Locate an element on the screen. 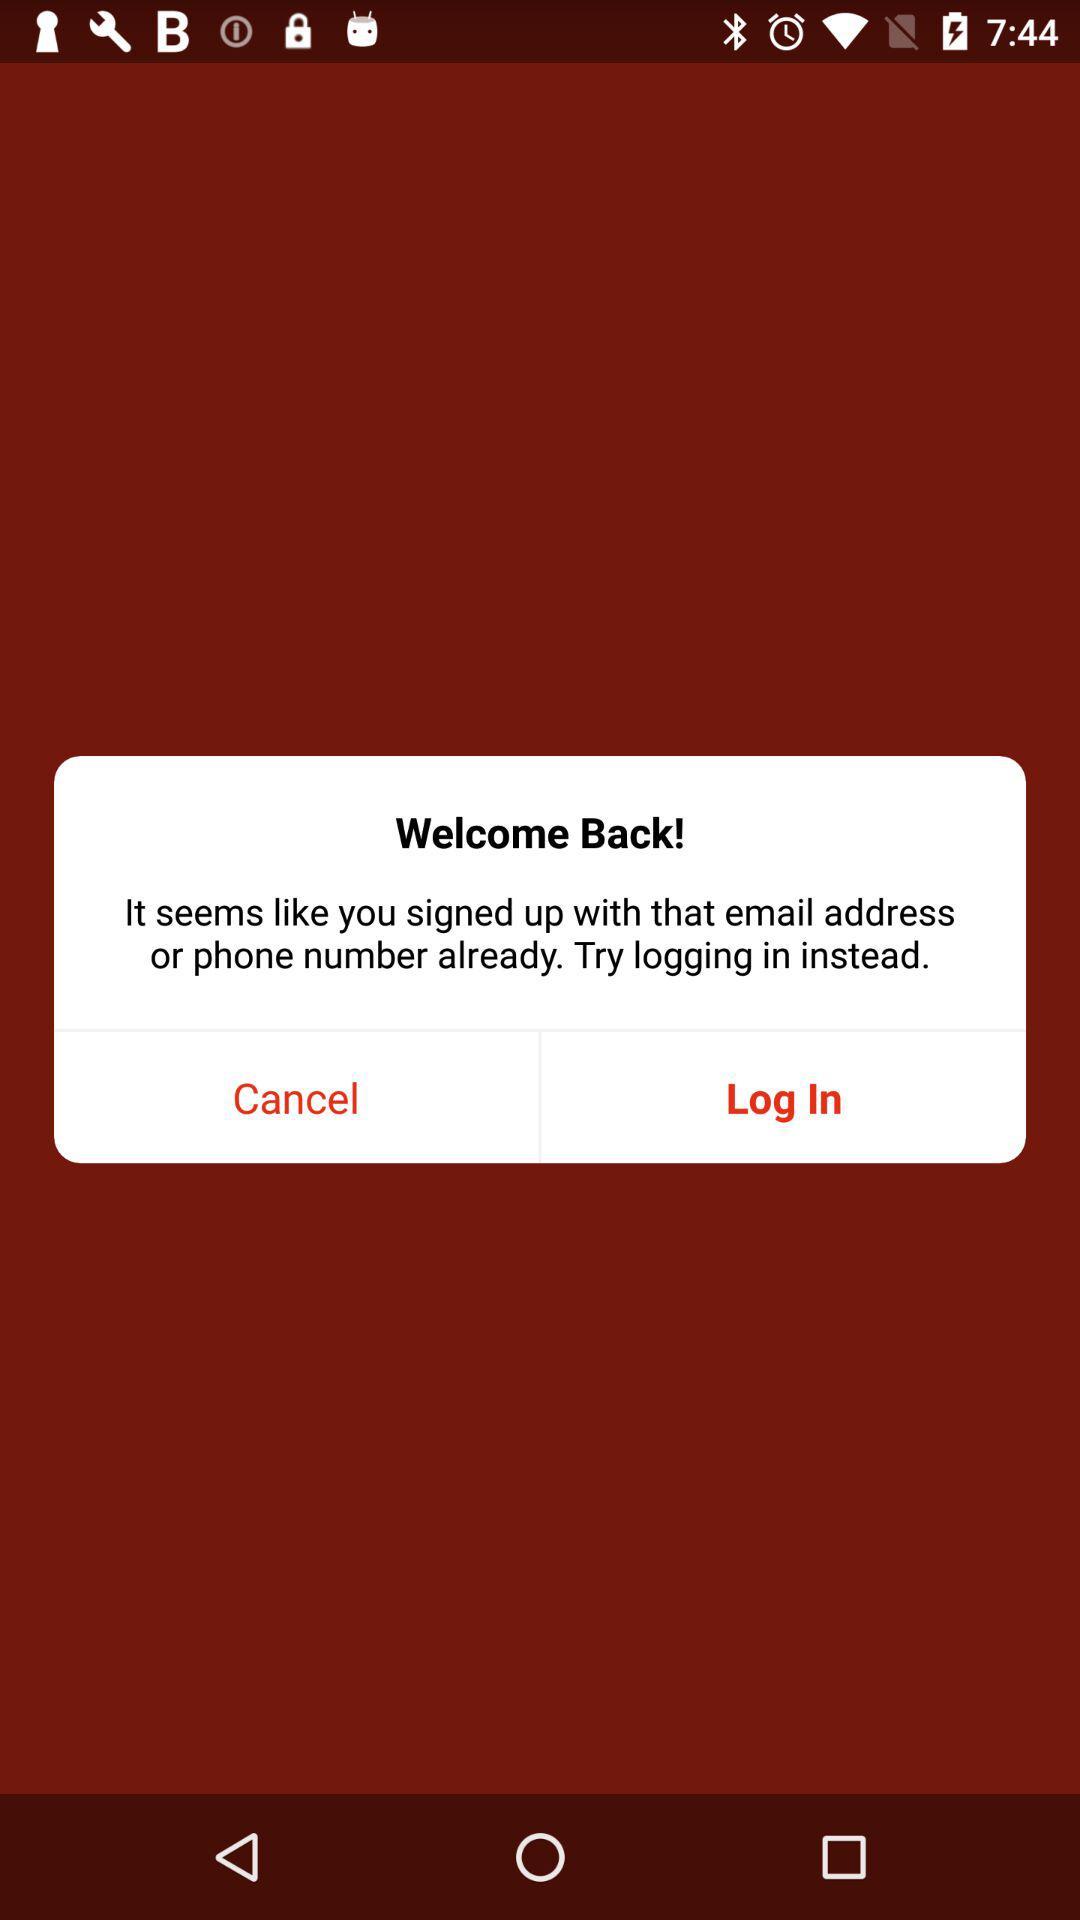 This screenshot has height=1920, width=1080. the item on the right is located at coordinates (782, 1096).